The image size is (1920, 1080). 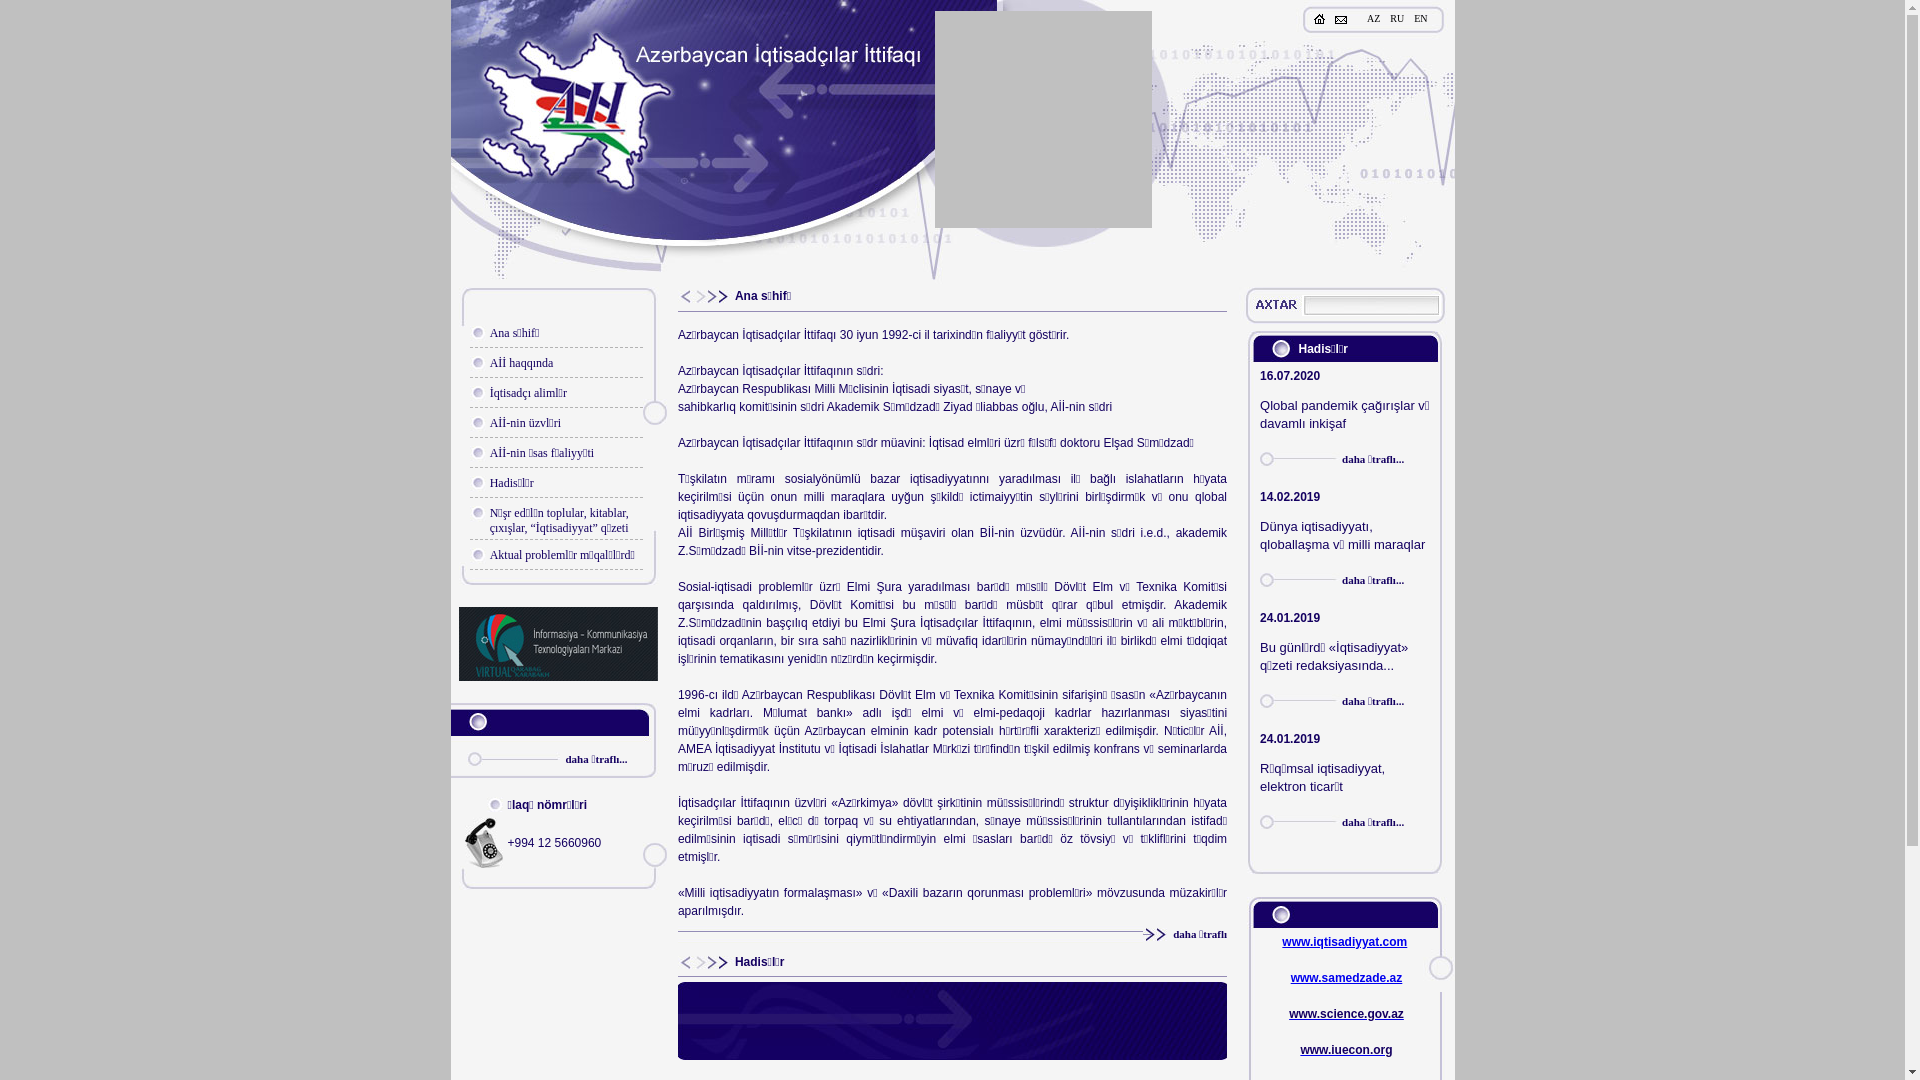 I want to click on 'www.iqtisadiyyat.com', so click(x=1281, y=941).